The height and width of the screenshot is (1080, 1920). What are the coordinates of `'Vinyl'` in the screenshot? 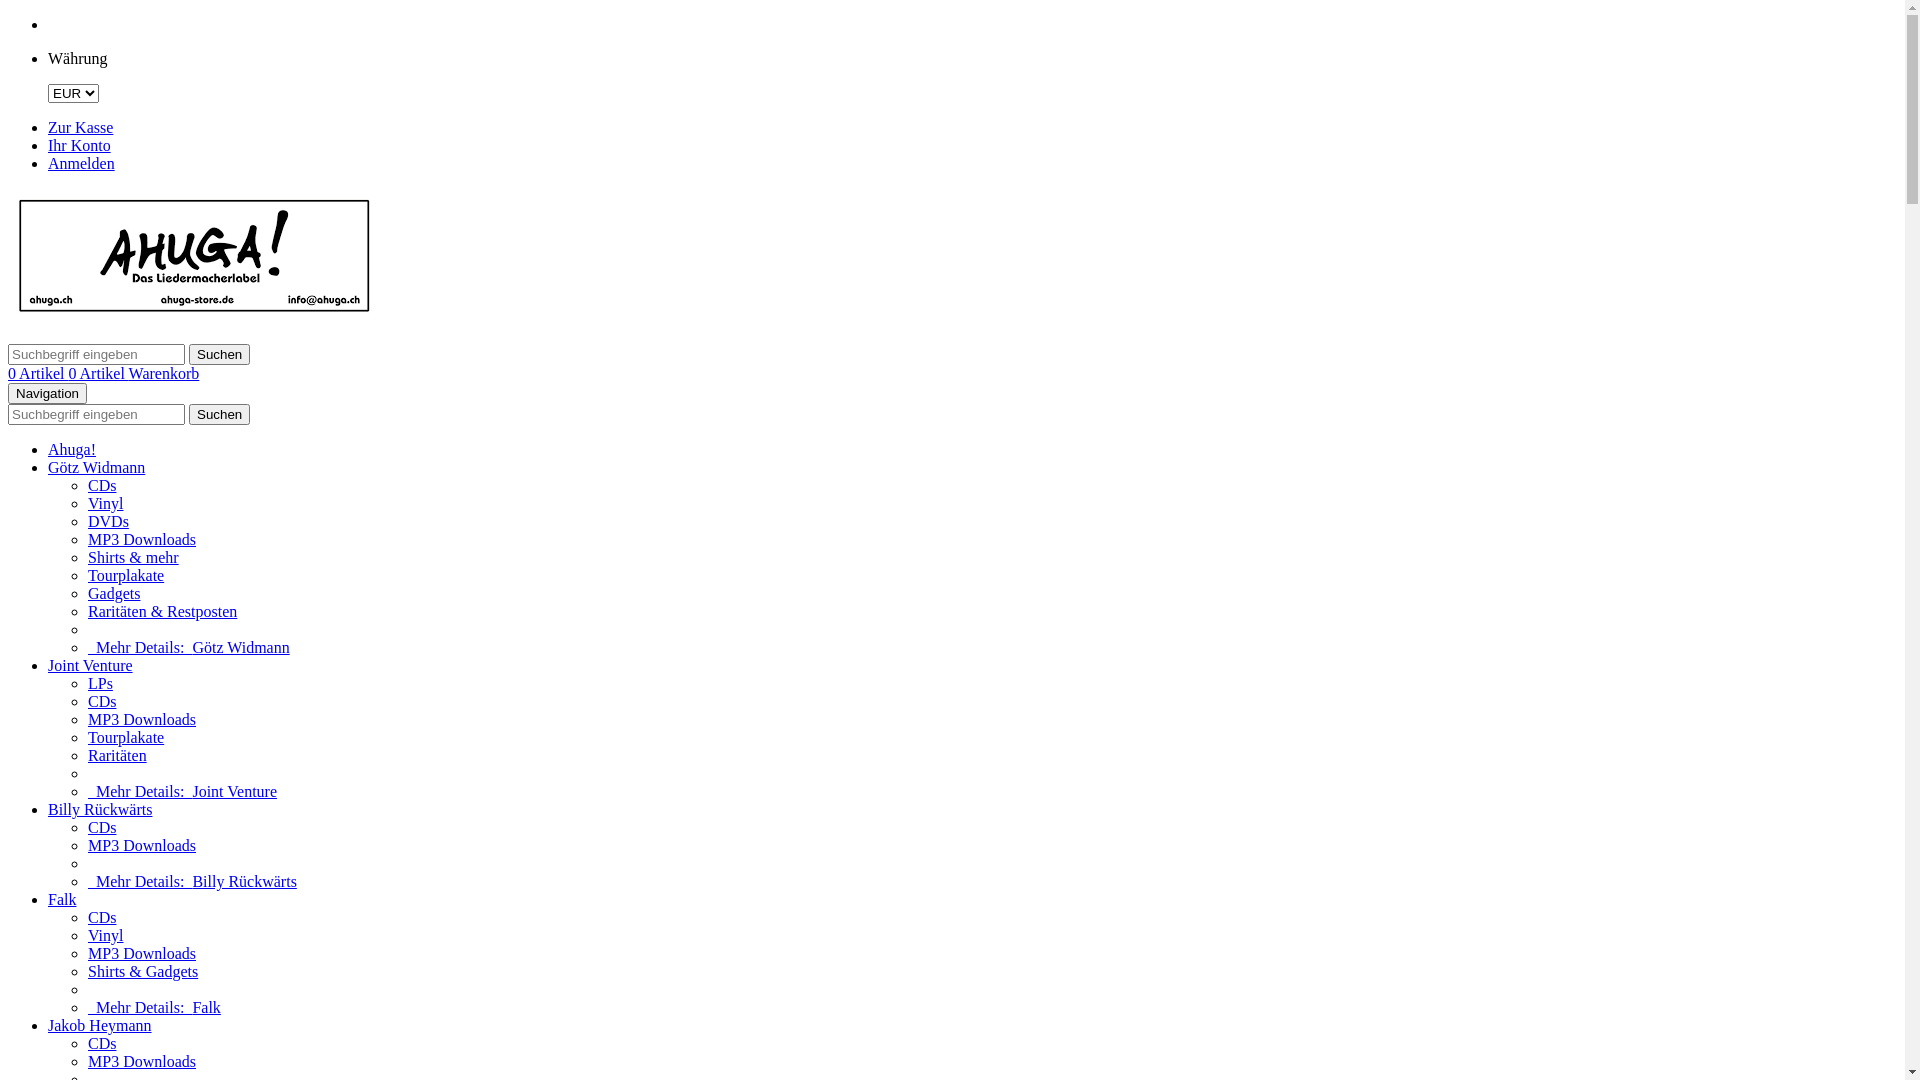 It's located at (104, 502).